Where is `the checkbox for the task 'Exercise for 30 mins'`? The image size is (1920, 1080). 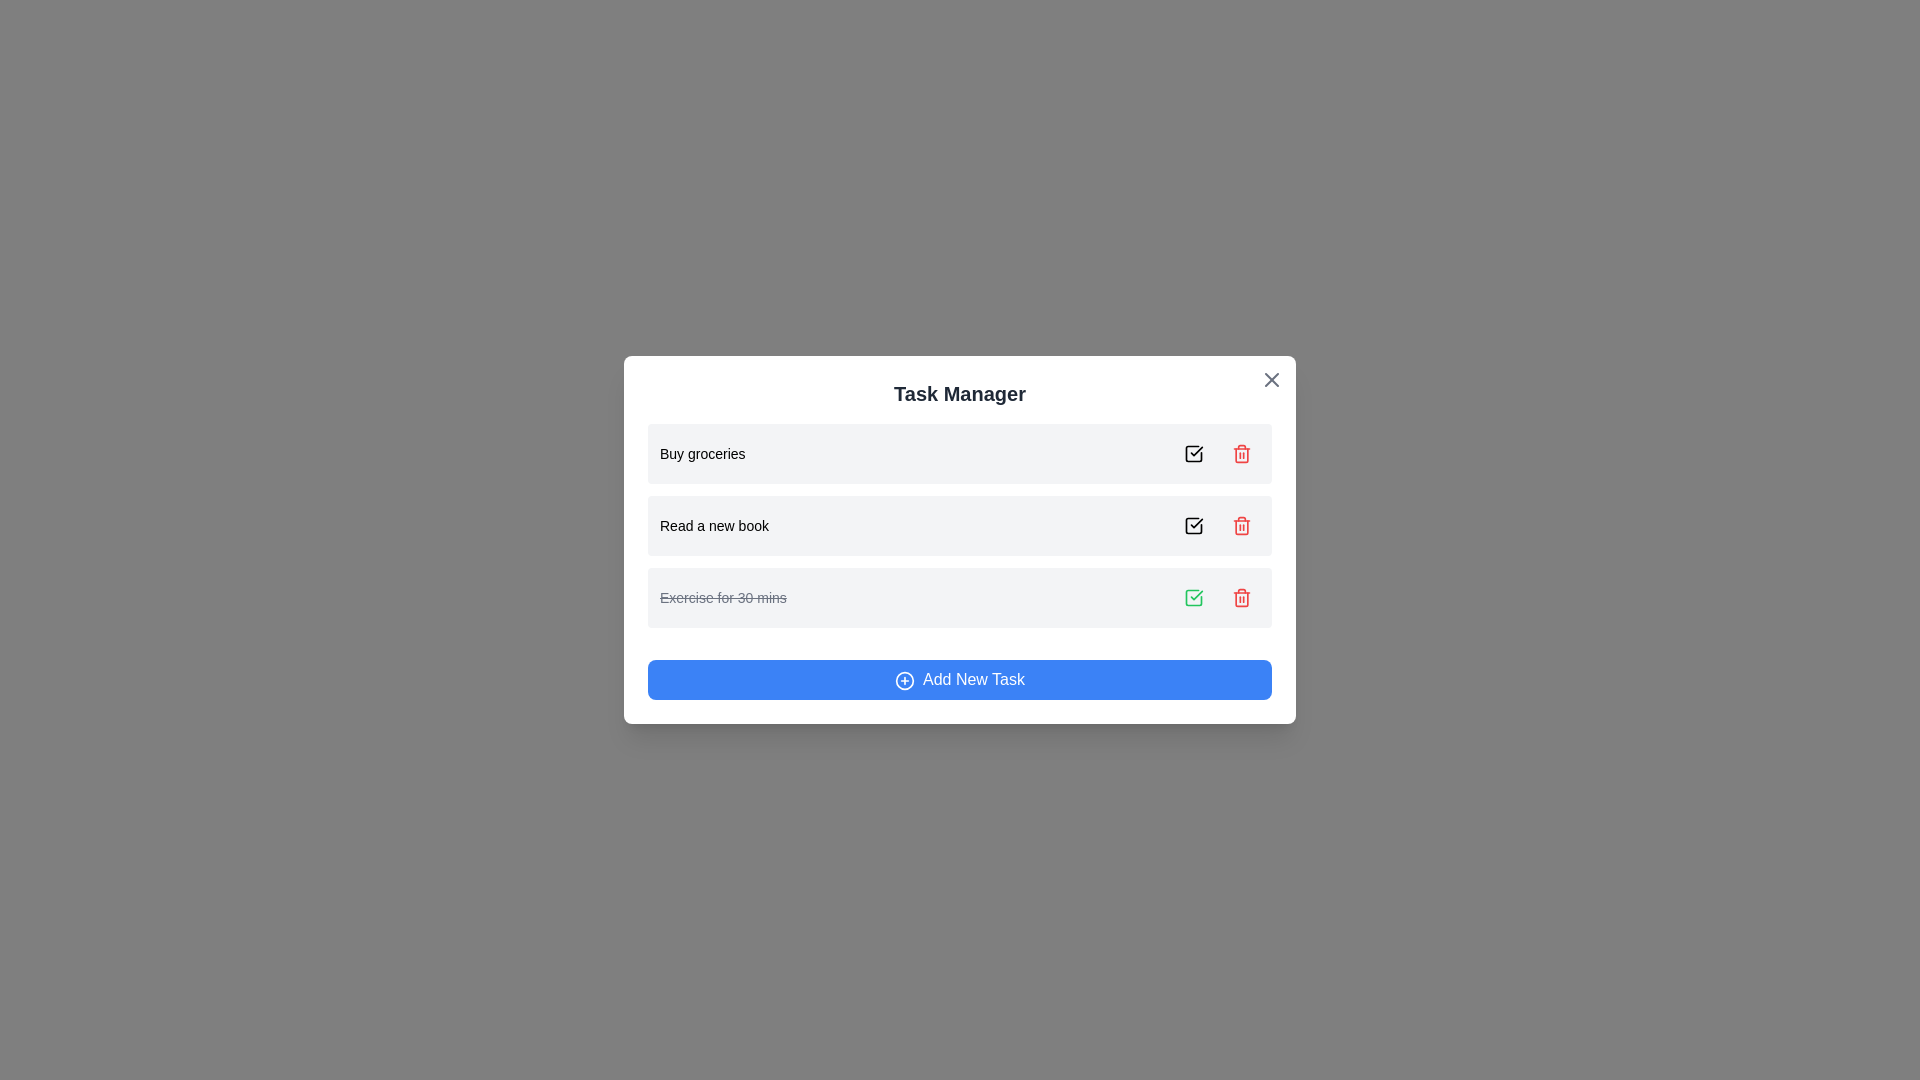 the checkbox for the task 'Exercise for 30 mins' is located at coordinates (1194, 596).